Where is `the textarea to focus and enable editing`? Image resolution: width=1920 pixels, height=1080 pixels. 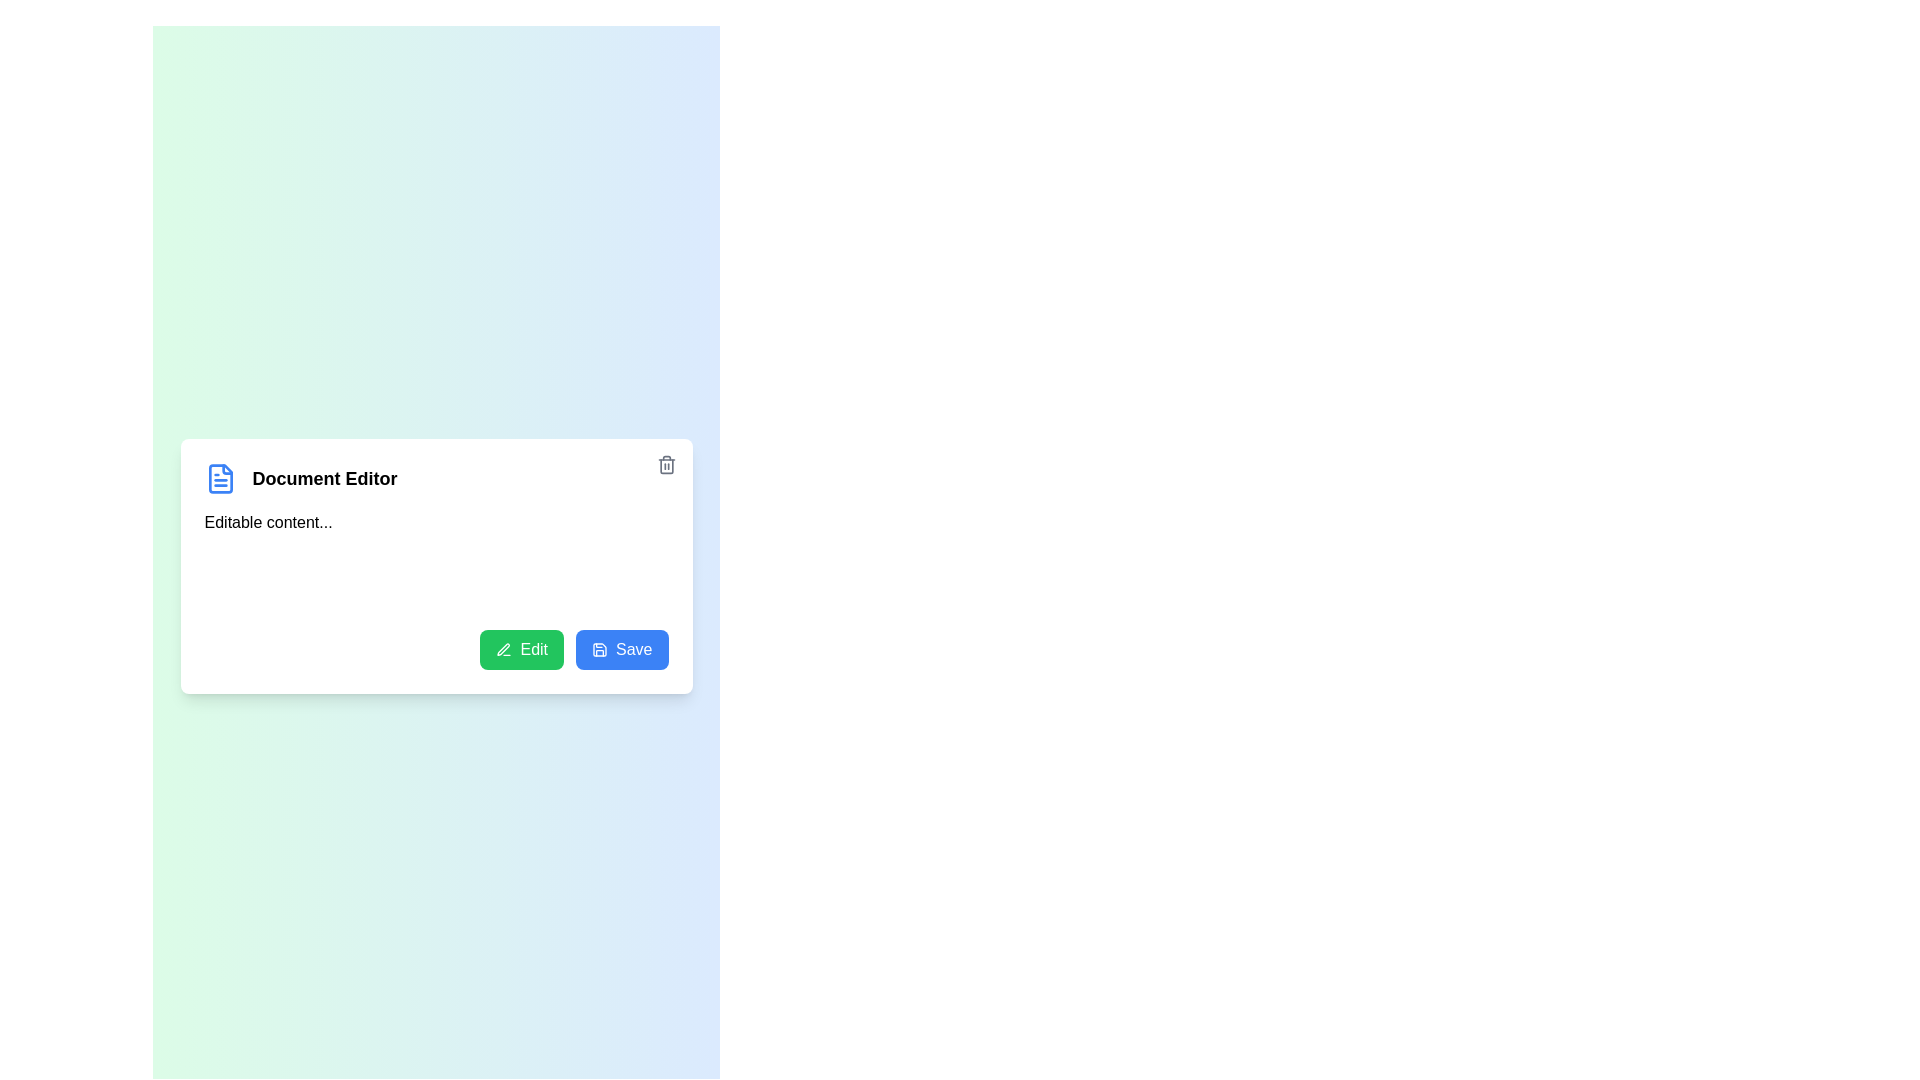 the textarea to focus and enable editing is located at coordinates (435, 558).